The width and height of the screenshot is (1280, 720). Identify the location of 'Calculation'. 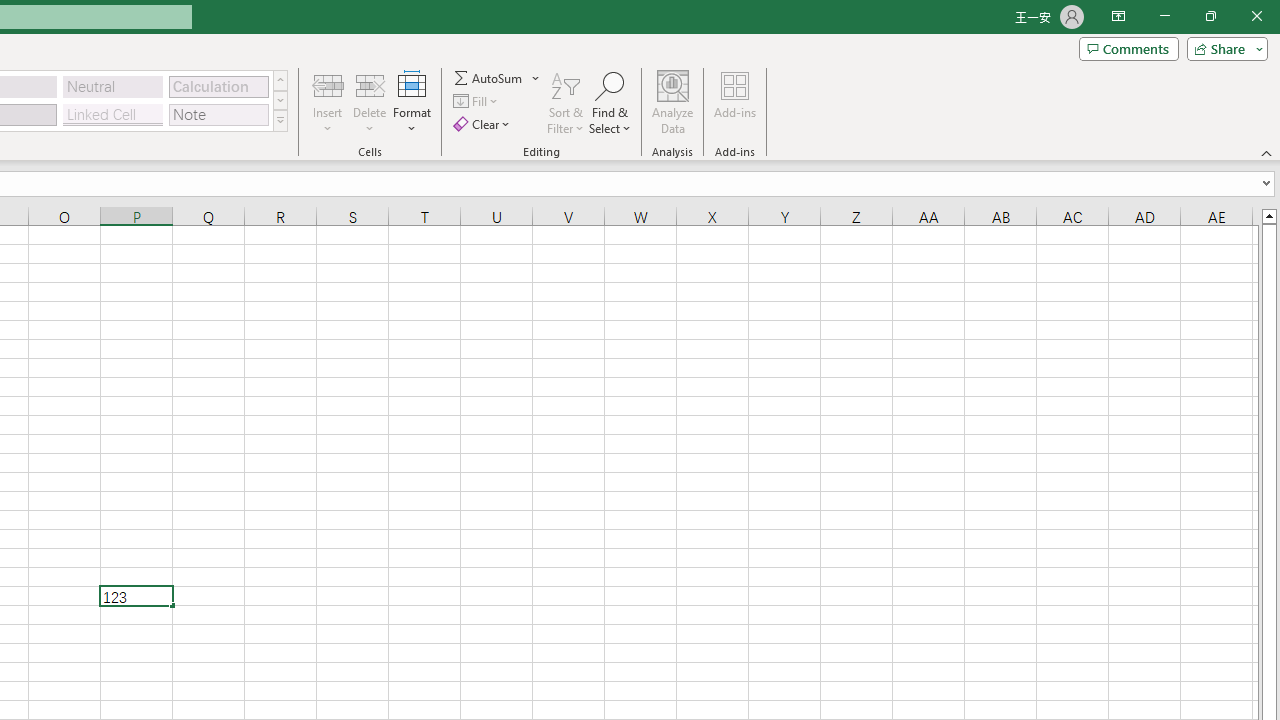
(218, 85).